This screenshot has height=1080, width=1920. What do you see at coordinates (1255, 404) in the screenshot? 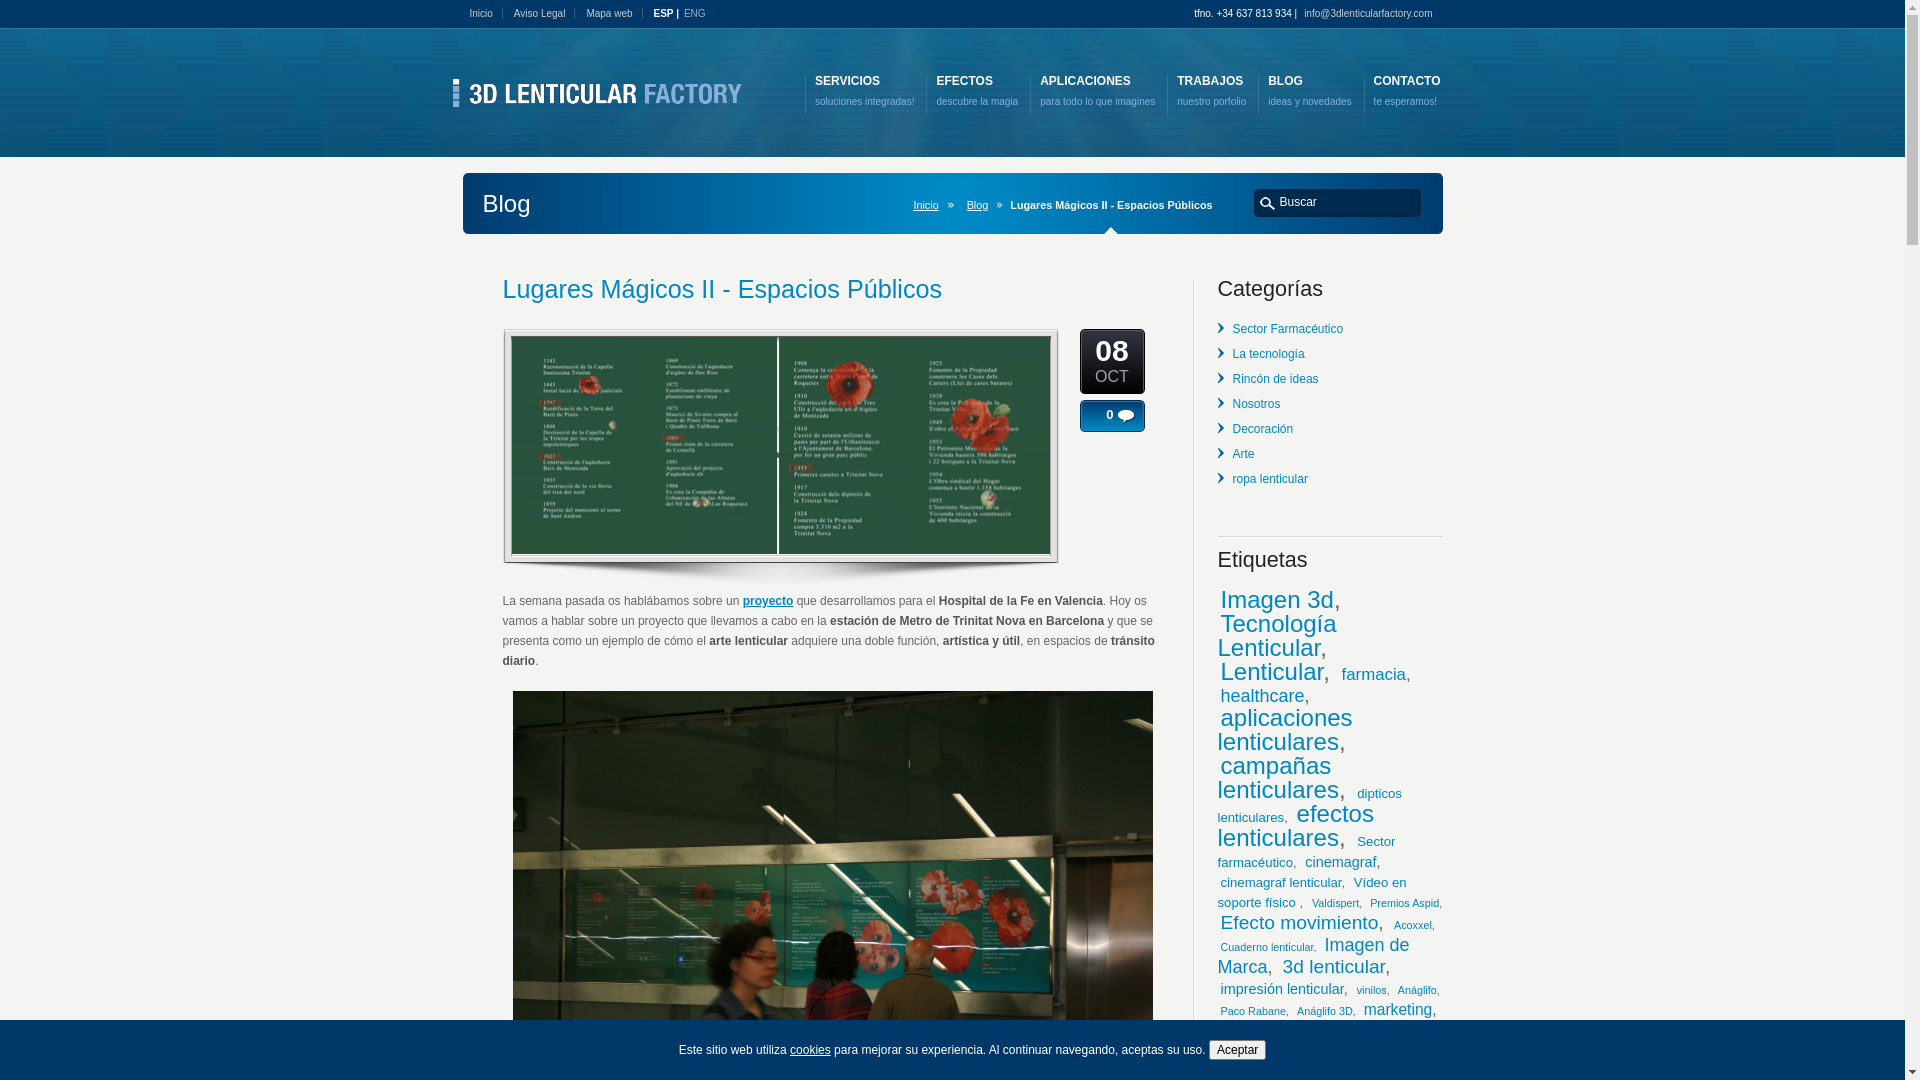
I see `'Nosotros'` at bounding box center [1255, 404].